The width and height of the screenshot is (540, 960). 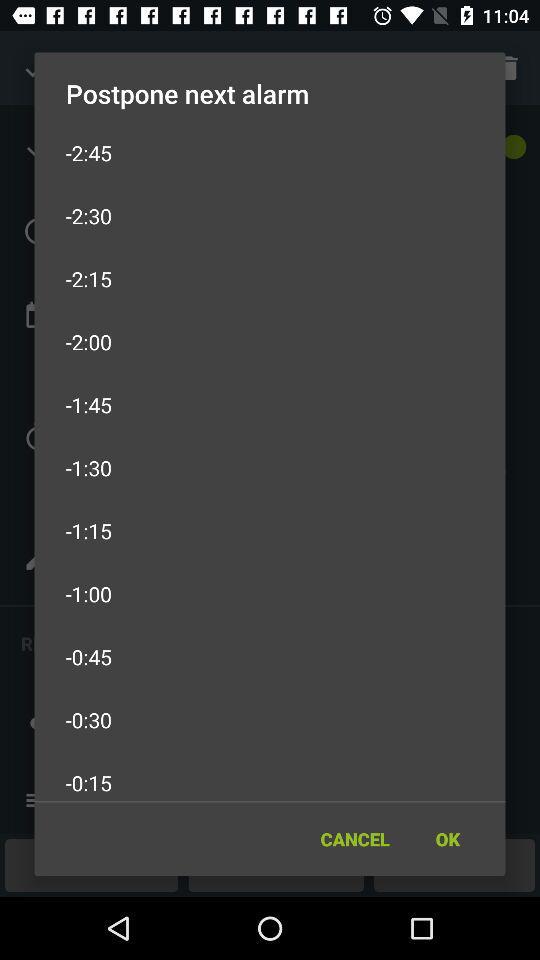 What do you see at coordinates (447, 839) in the screenshot?
I see `ok item` at bounding box center [447, 839].